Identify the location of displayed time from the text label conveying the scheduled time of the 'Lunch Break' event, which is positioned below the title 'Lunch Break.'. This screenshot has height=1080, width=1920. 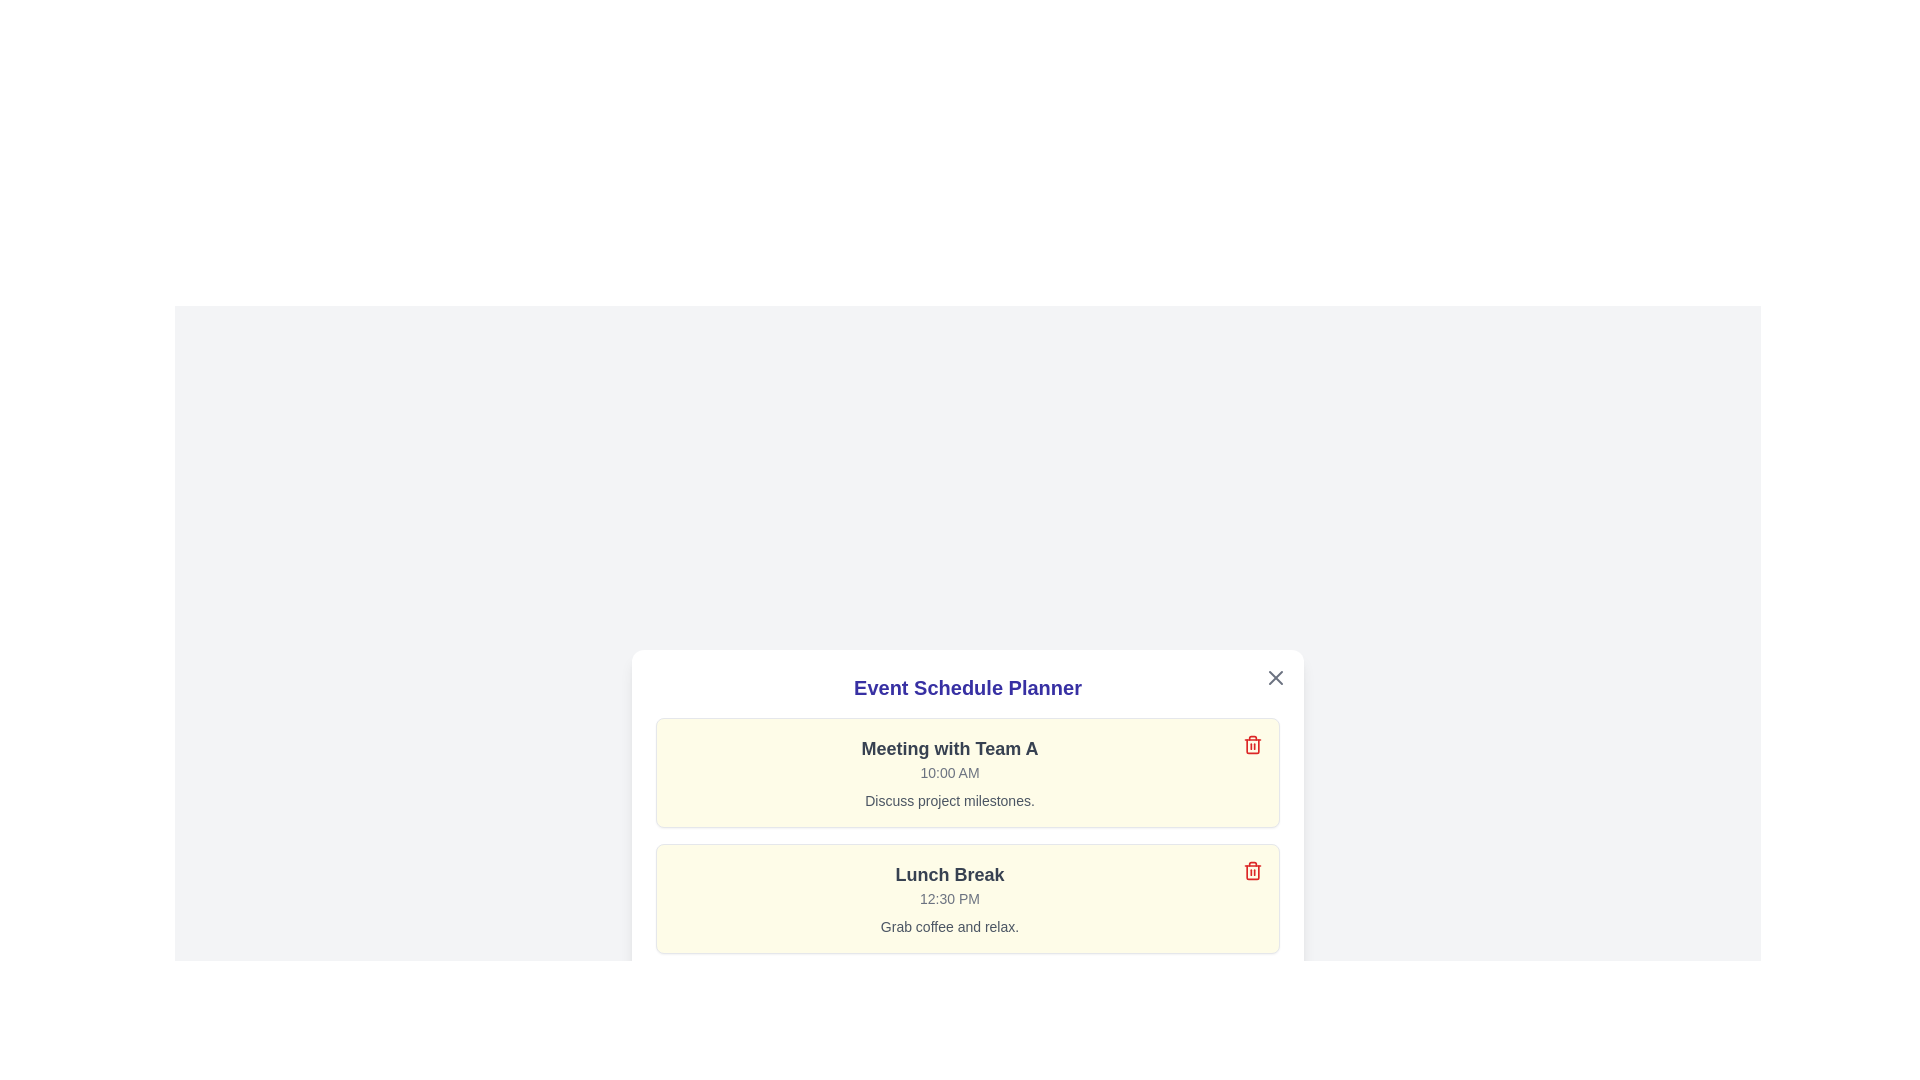
(949, 897).